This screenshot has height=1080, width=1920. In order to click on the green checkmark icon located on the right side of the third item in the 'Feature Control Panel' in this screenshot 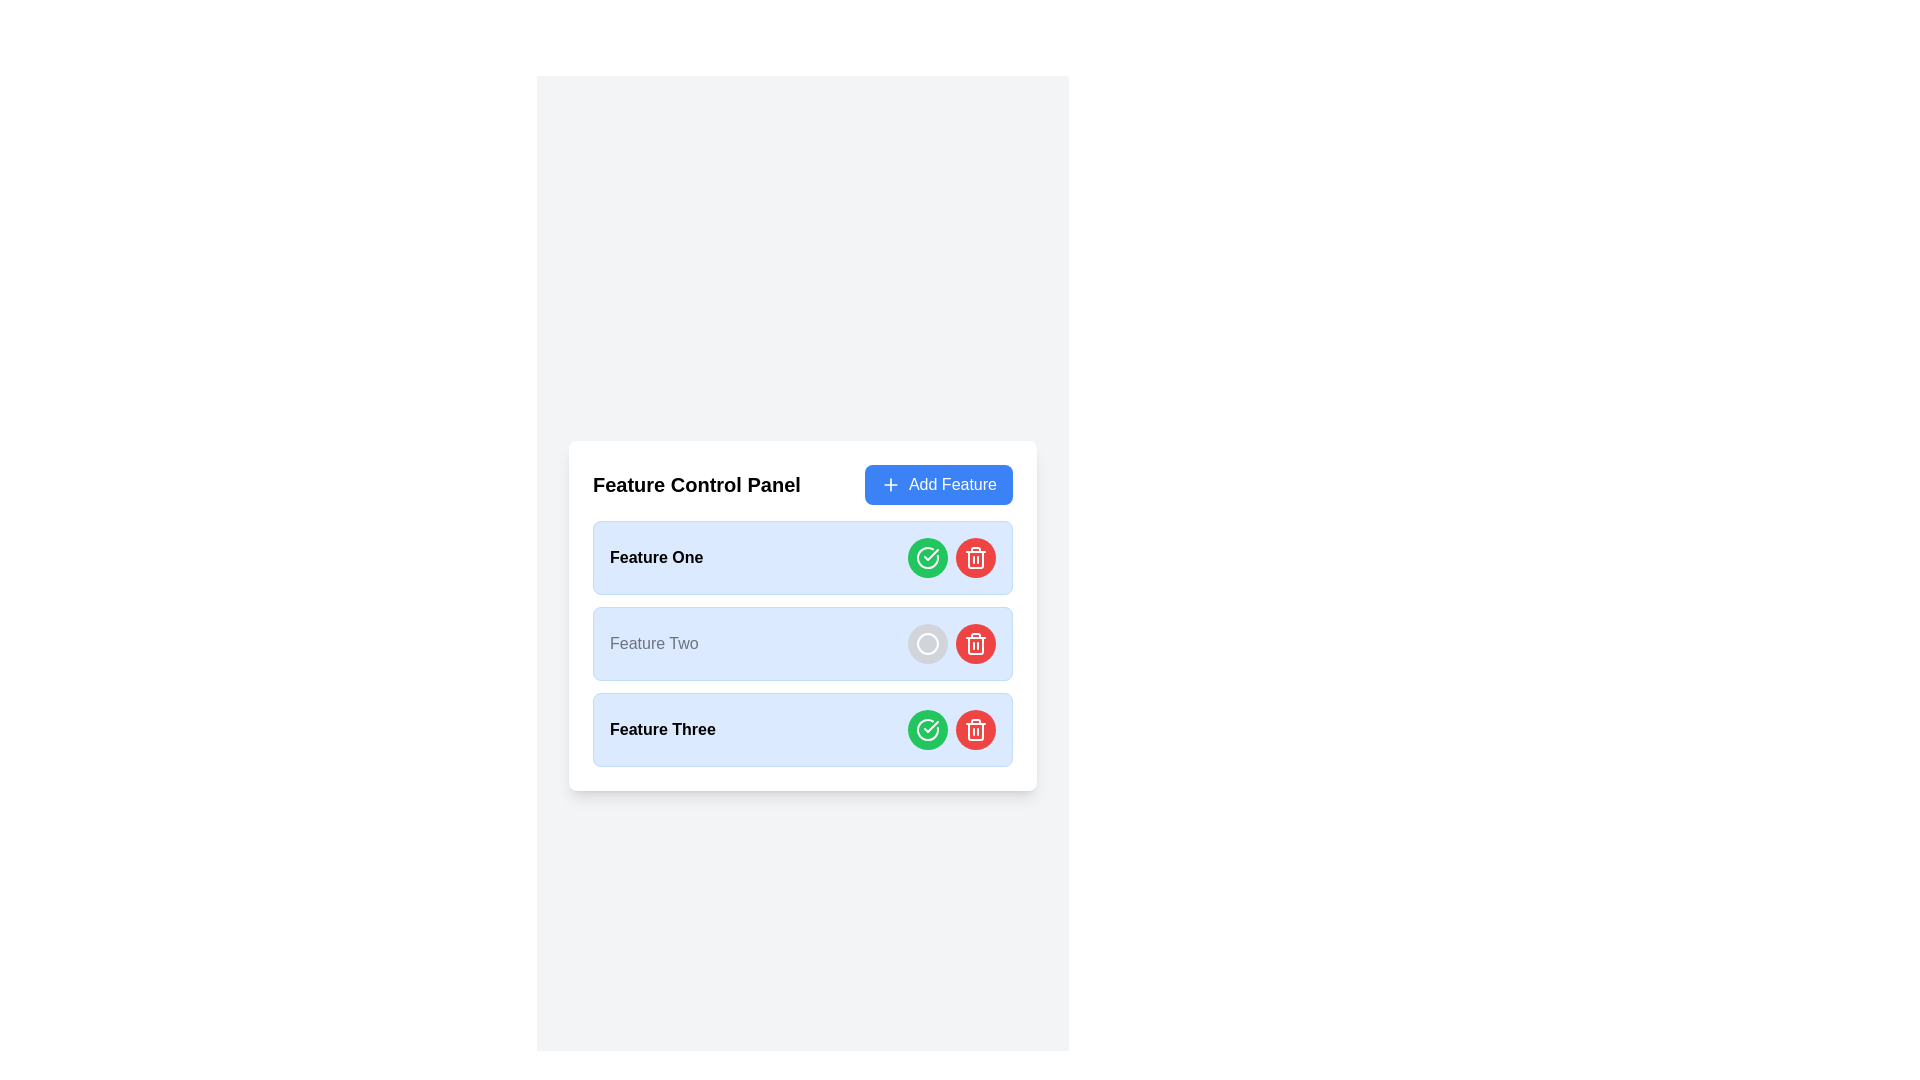, I will do `click(930, 726)`.